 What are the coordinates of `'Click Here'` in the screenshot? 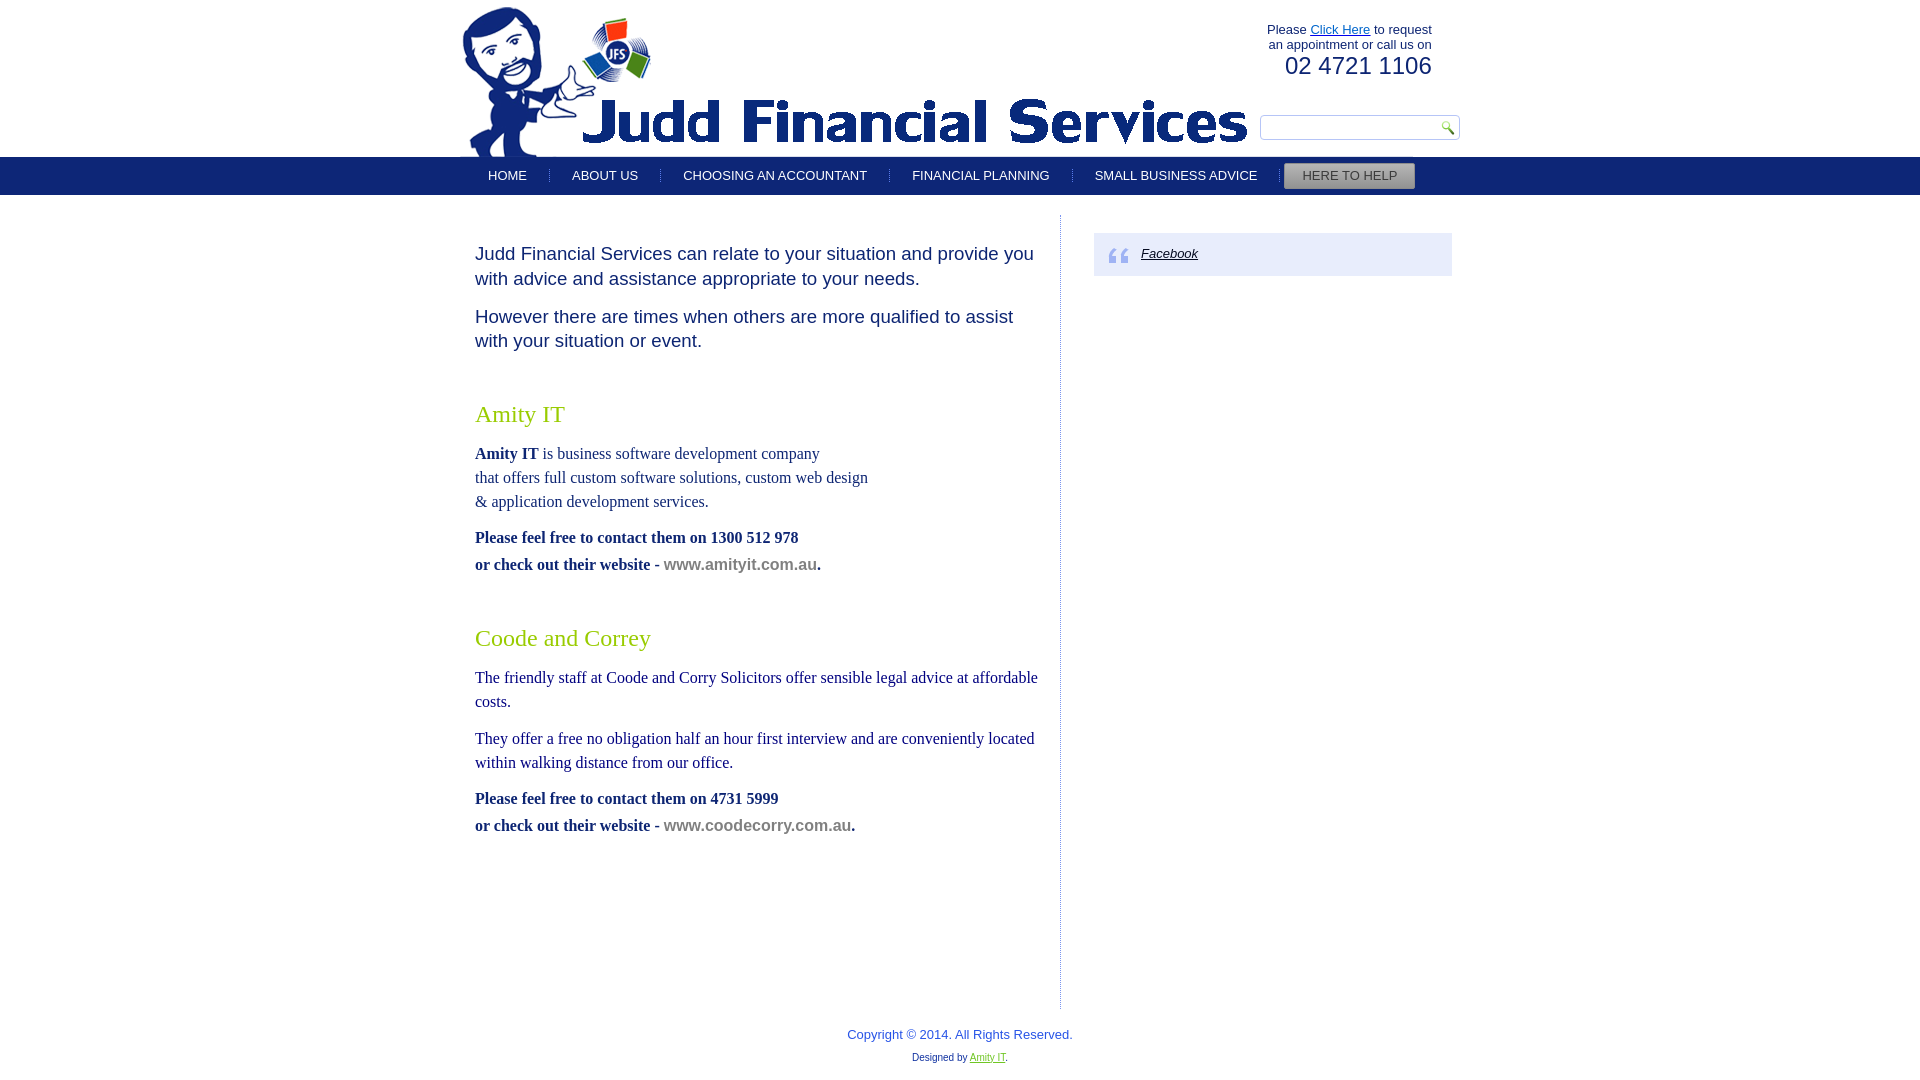 It's located at (1339, 29).